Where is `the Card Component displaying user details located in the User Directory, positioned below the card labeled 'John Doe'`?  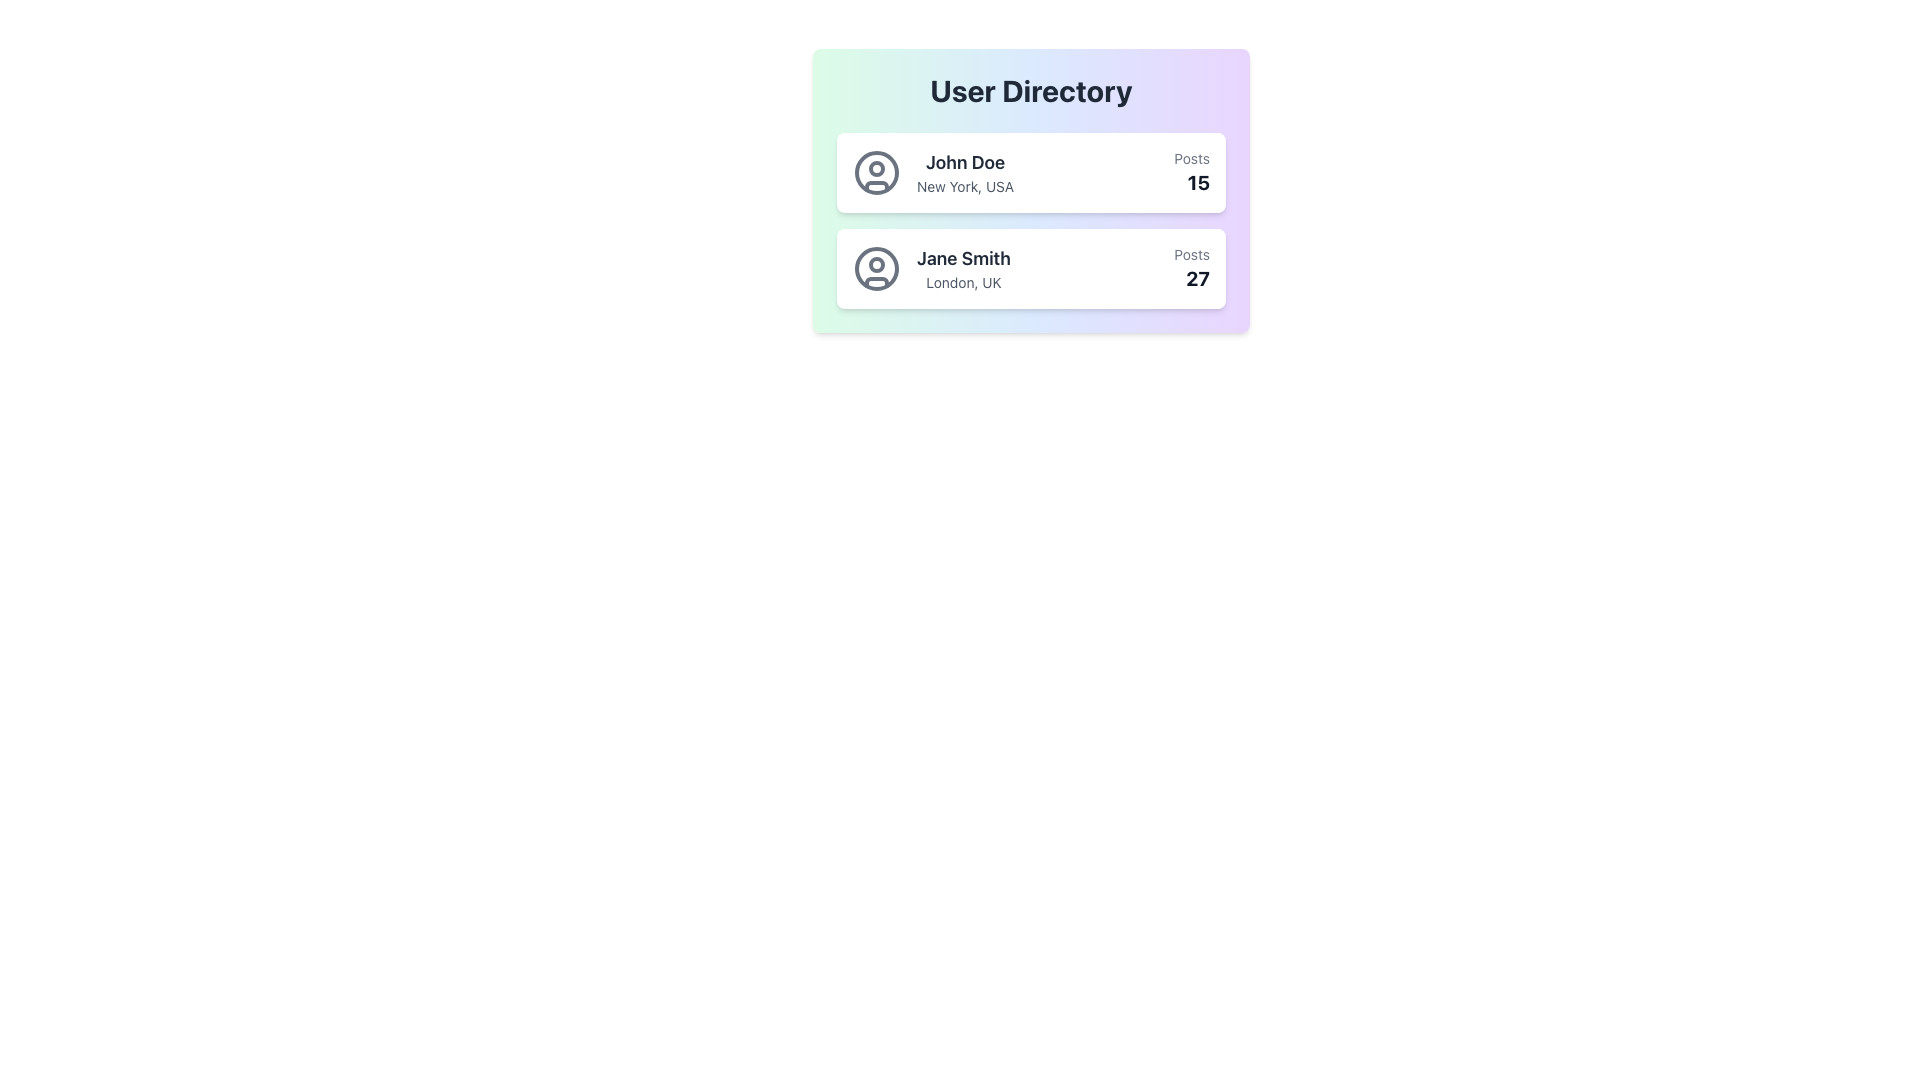
the Card Component displaying user details located in the User Directory, positioned below the card labeled 'John Doe' is located at coordinates (1031, 268).